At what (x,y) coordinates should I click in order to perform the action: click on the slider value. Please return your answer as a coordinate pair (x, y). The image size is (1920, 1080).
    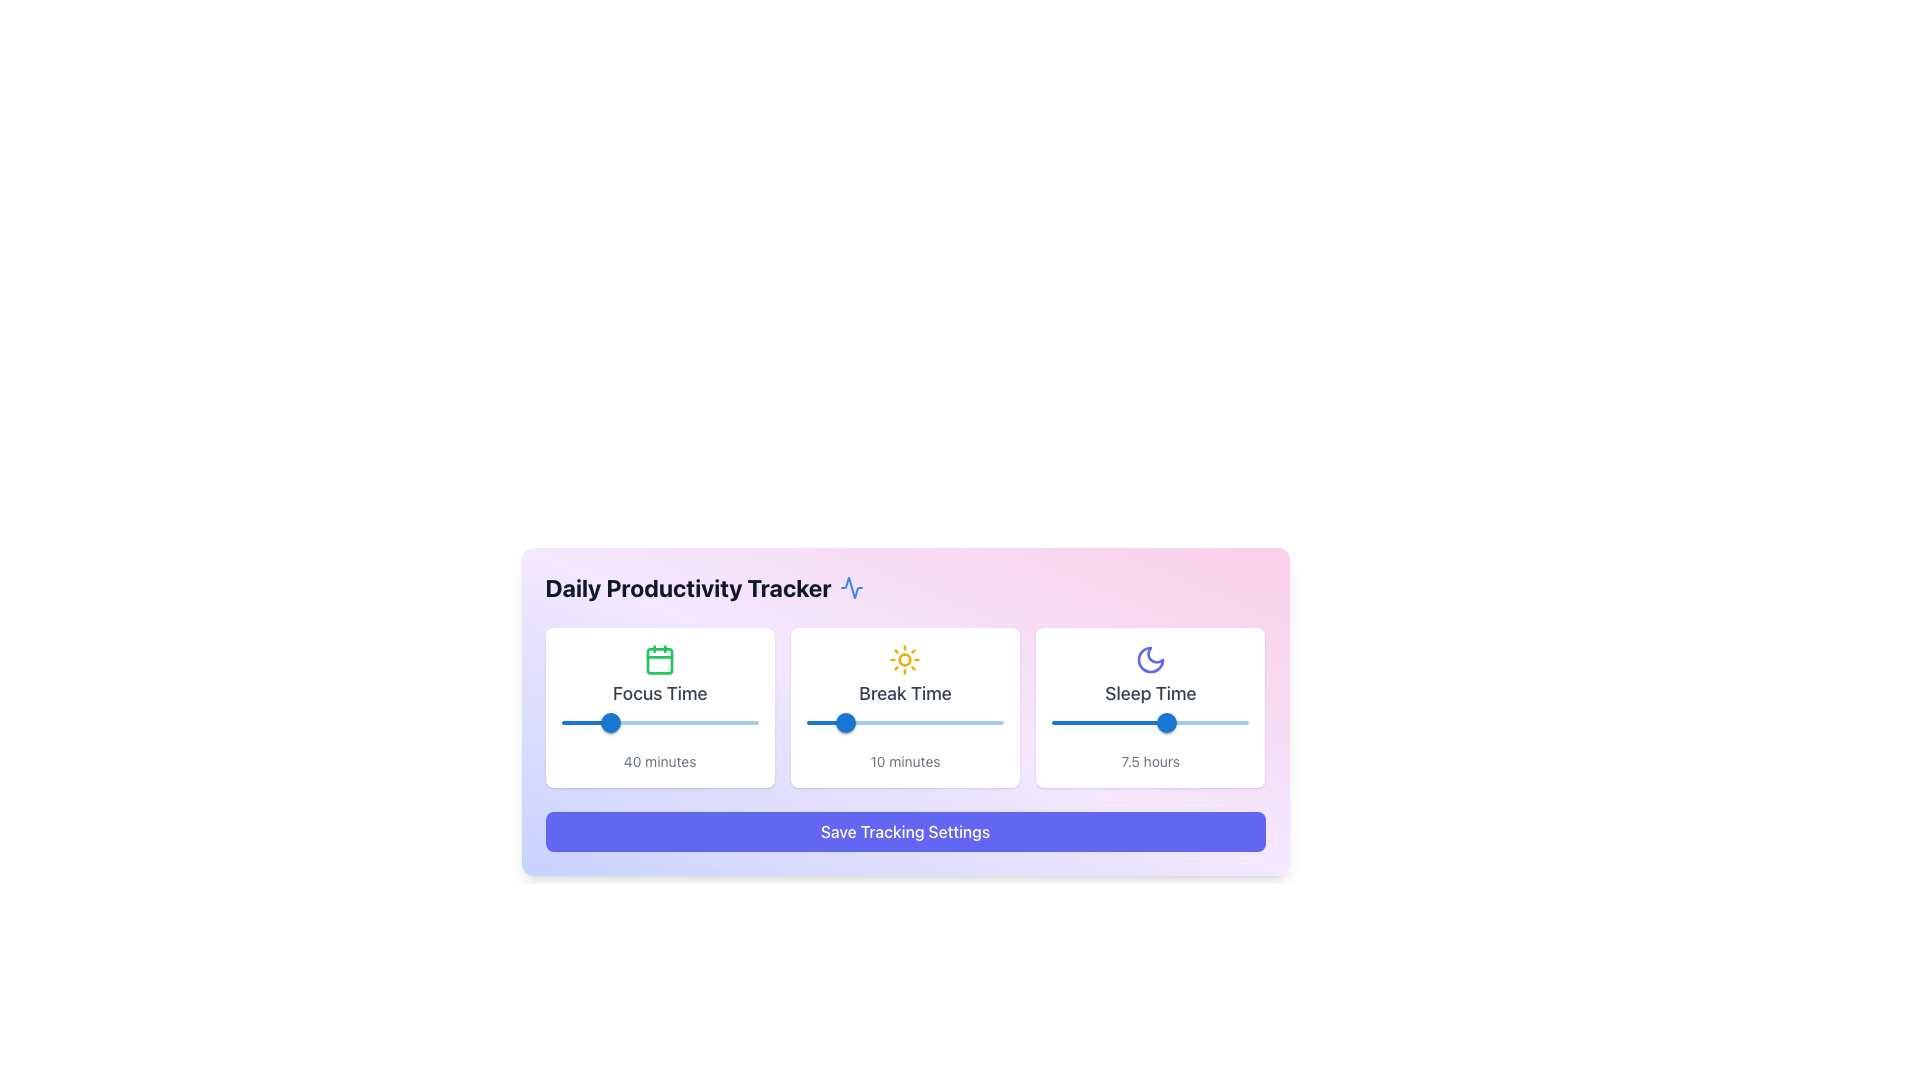
    Looking at the image, I should click on (1248, 722).